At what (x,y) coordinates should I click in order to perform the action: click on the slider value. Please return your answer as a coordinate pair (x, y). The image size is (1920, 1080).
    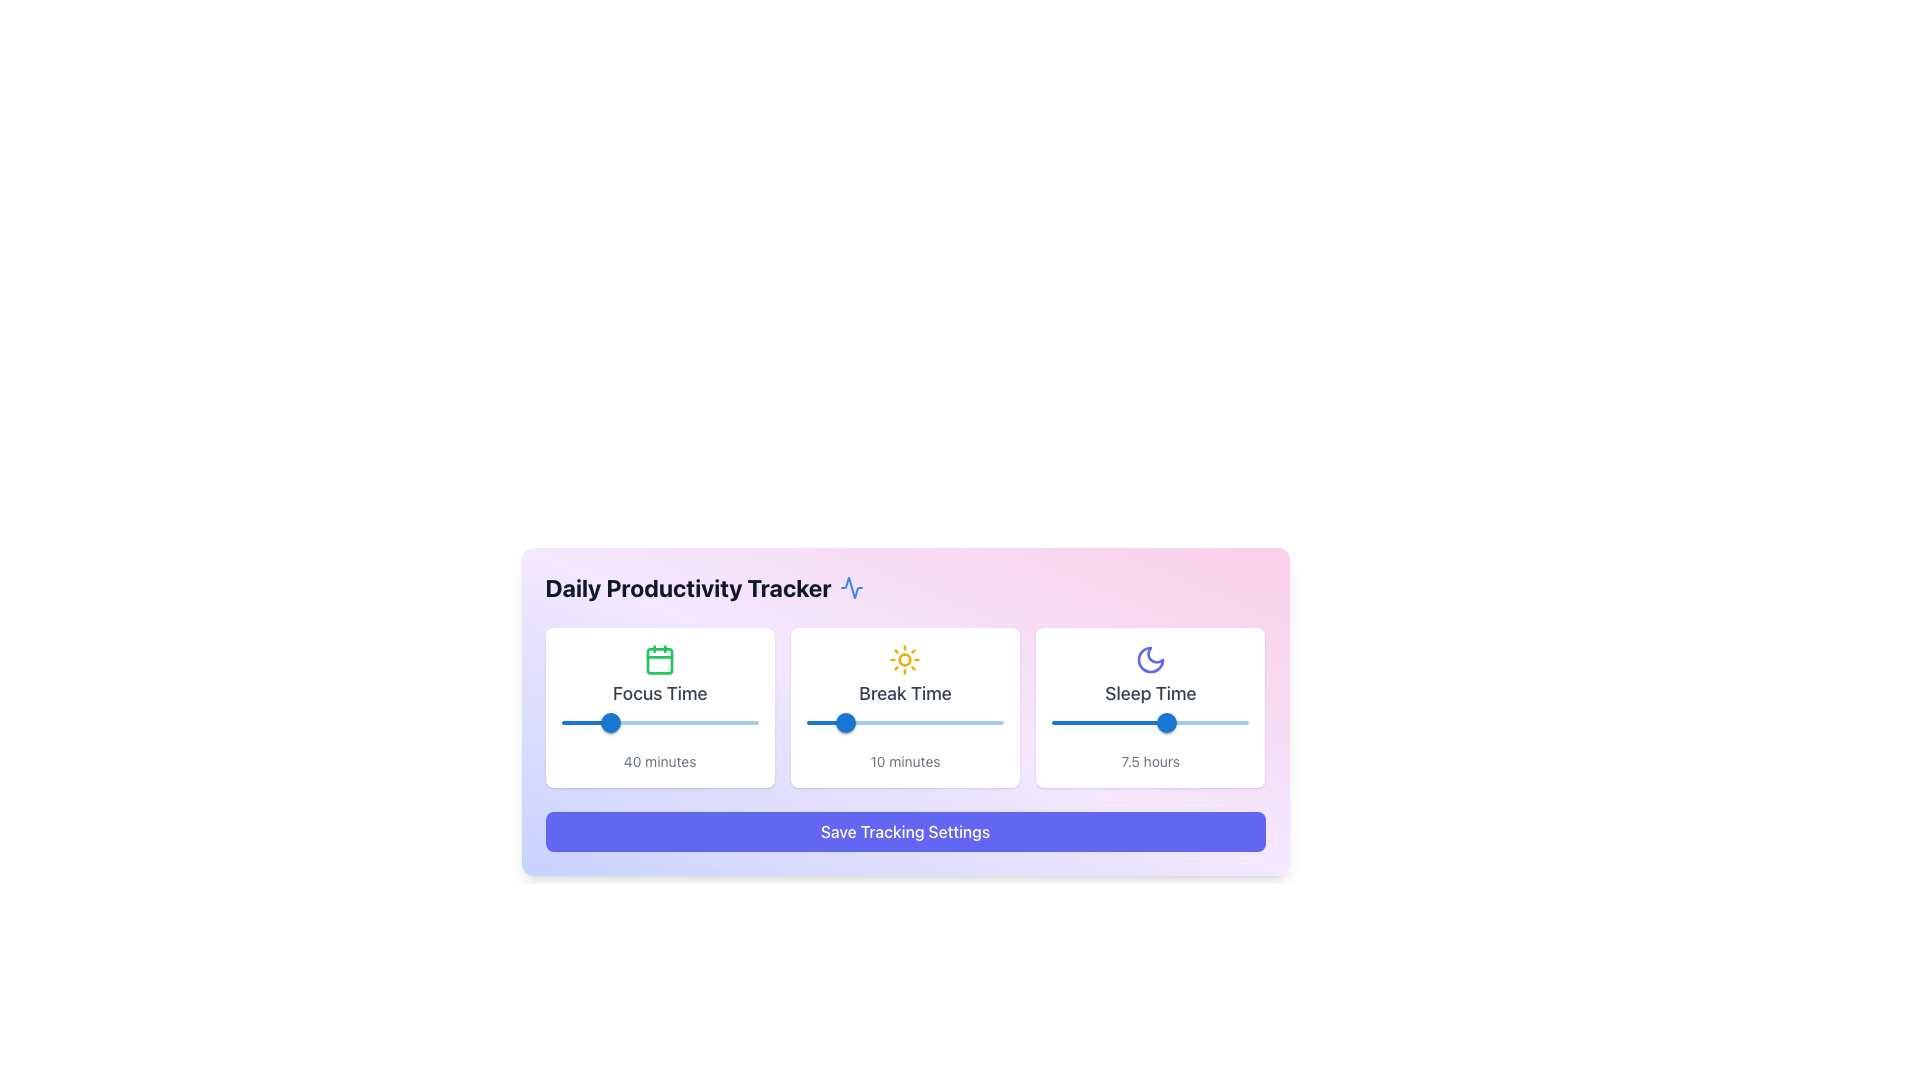
    Looking at the image, I should click on (1248, 722).